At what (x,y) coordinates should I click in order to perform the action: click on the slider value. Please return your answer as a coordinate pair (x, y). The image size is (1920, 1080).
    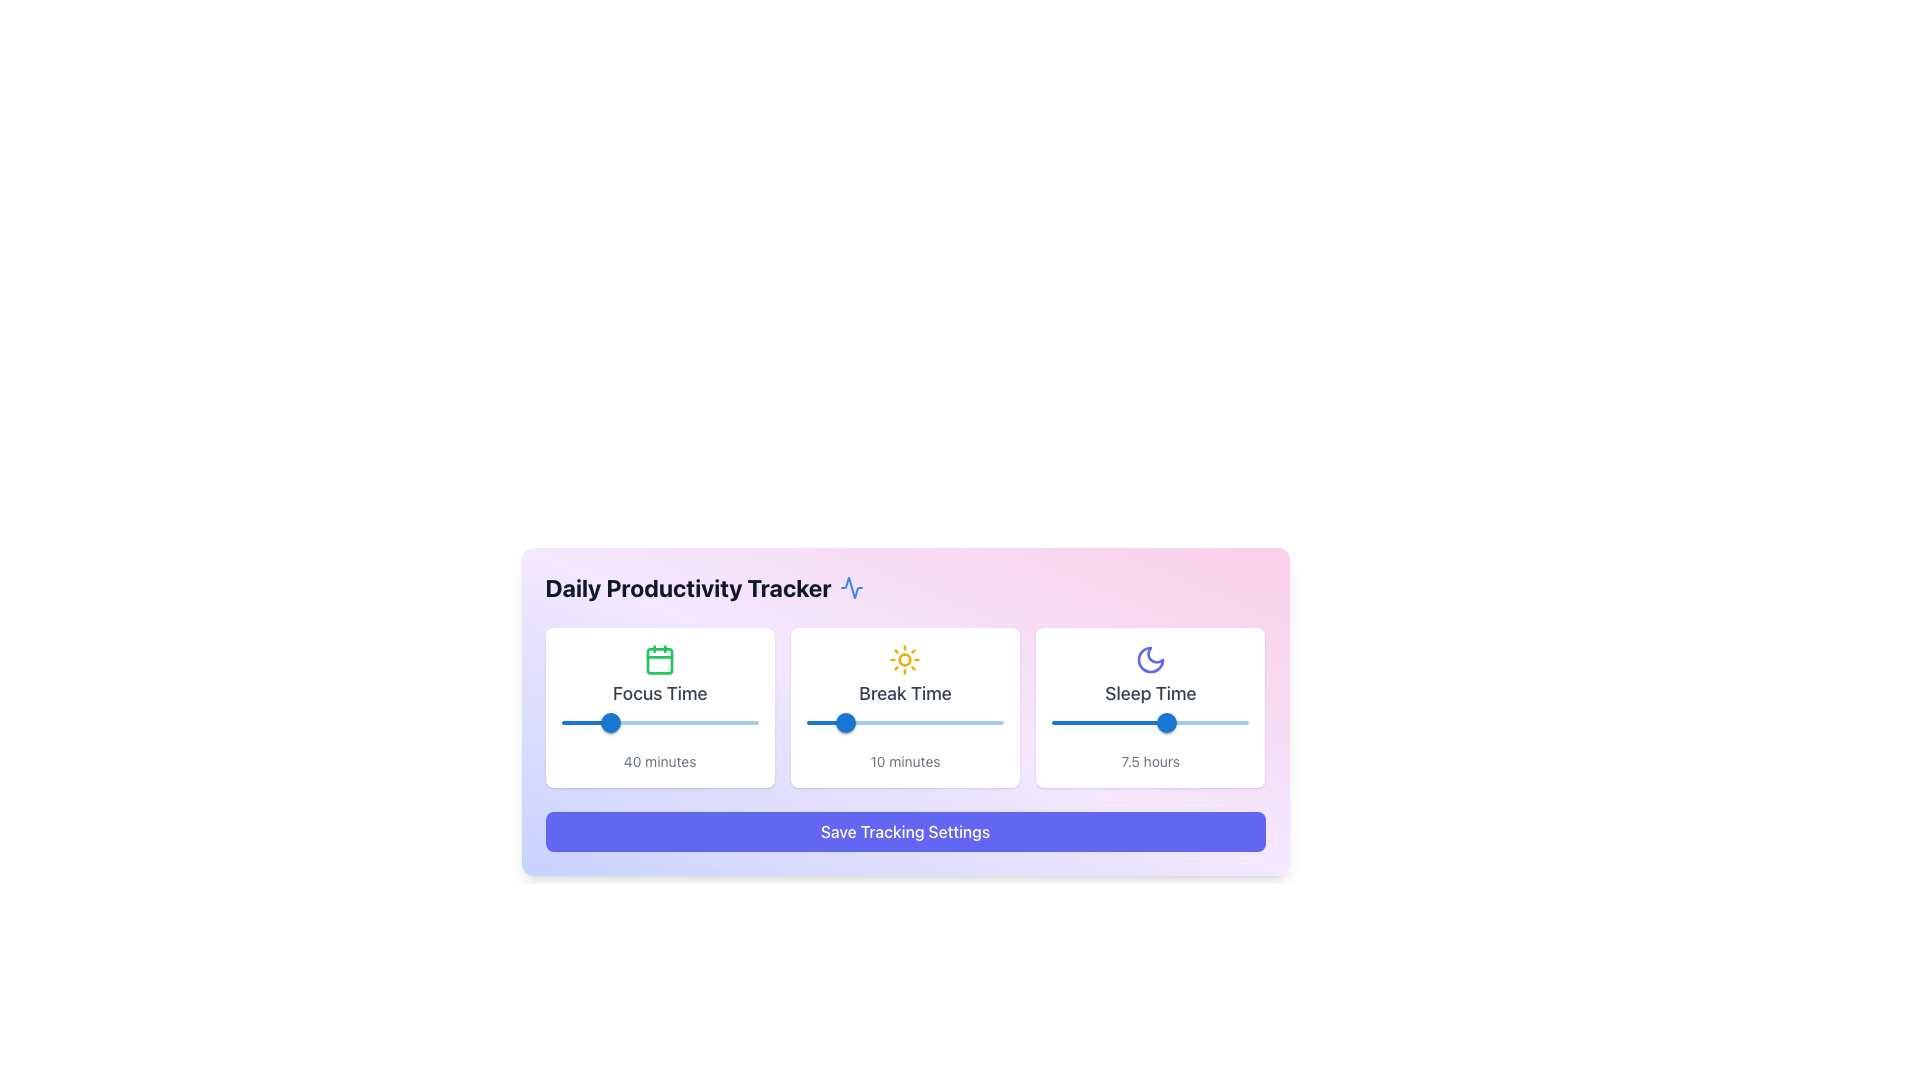
    Looking at the image, I should click on (1248, 722).